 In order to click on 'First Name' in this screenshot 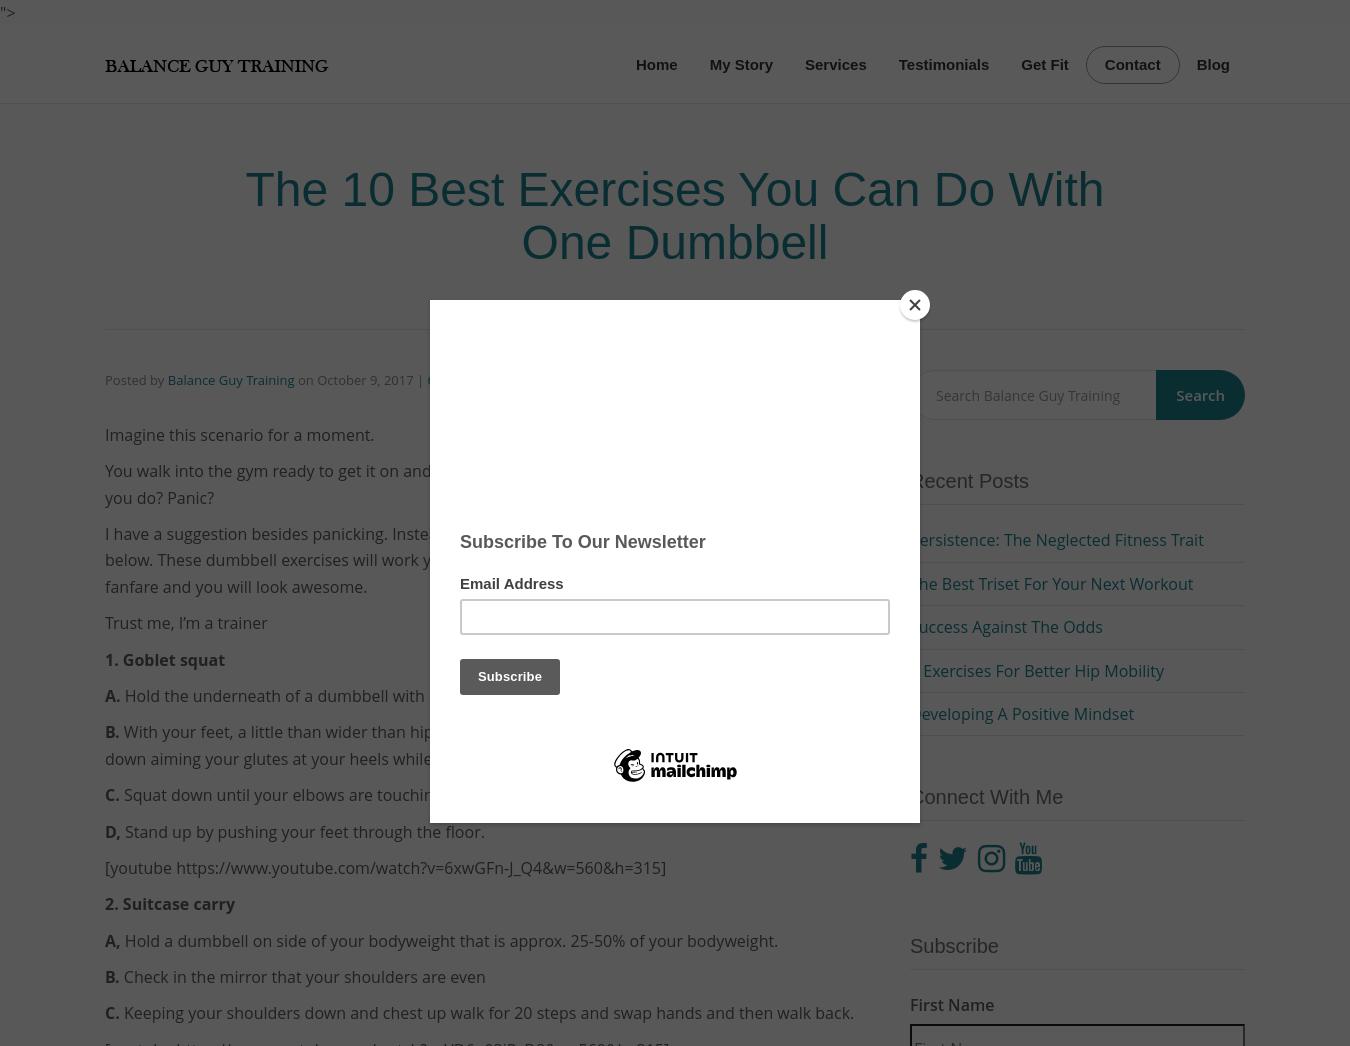, I will do `click(951, 1004)`.